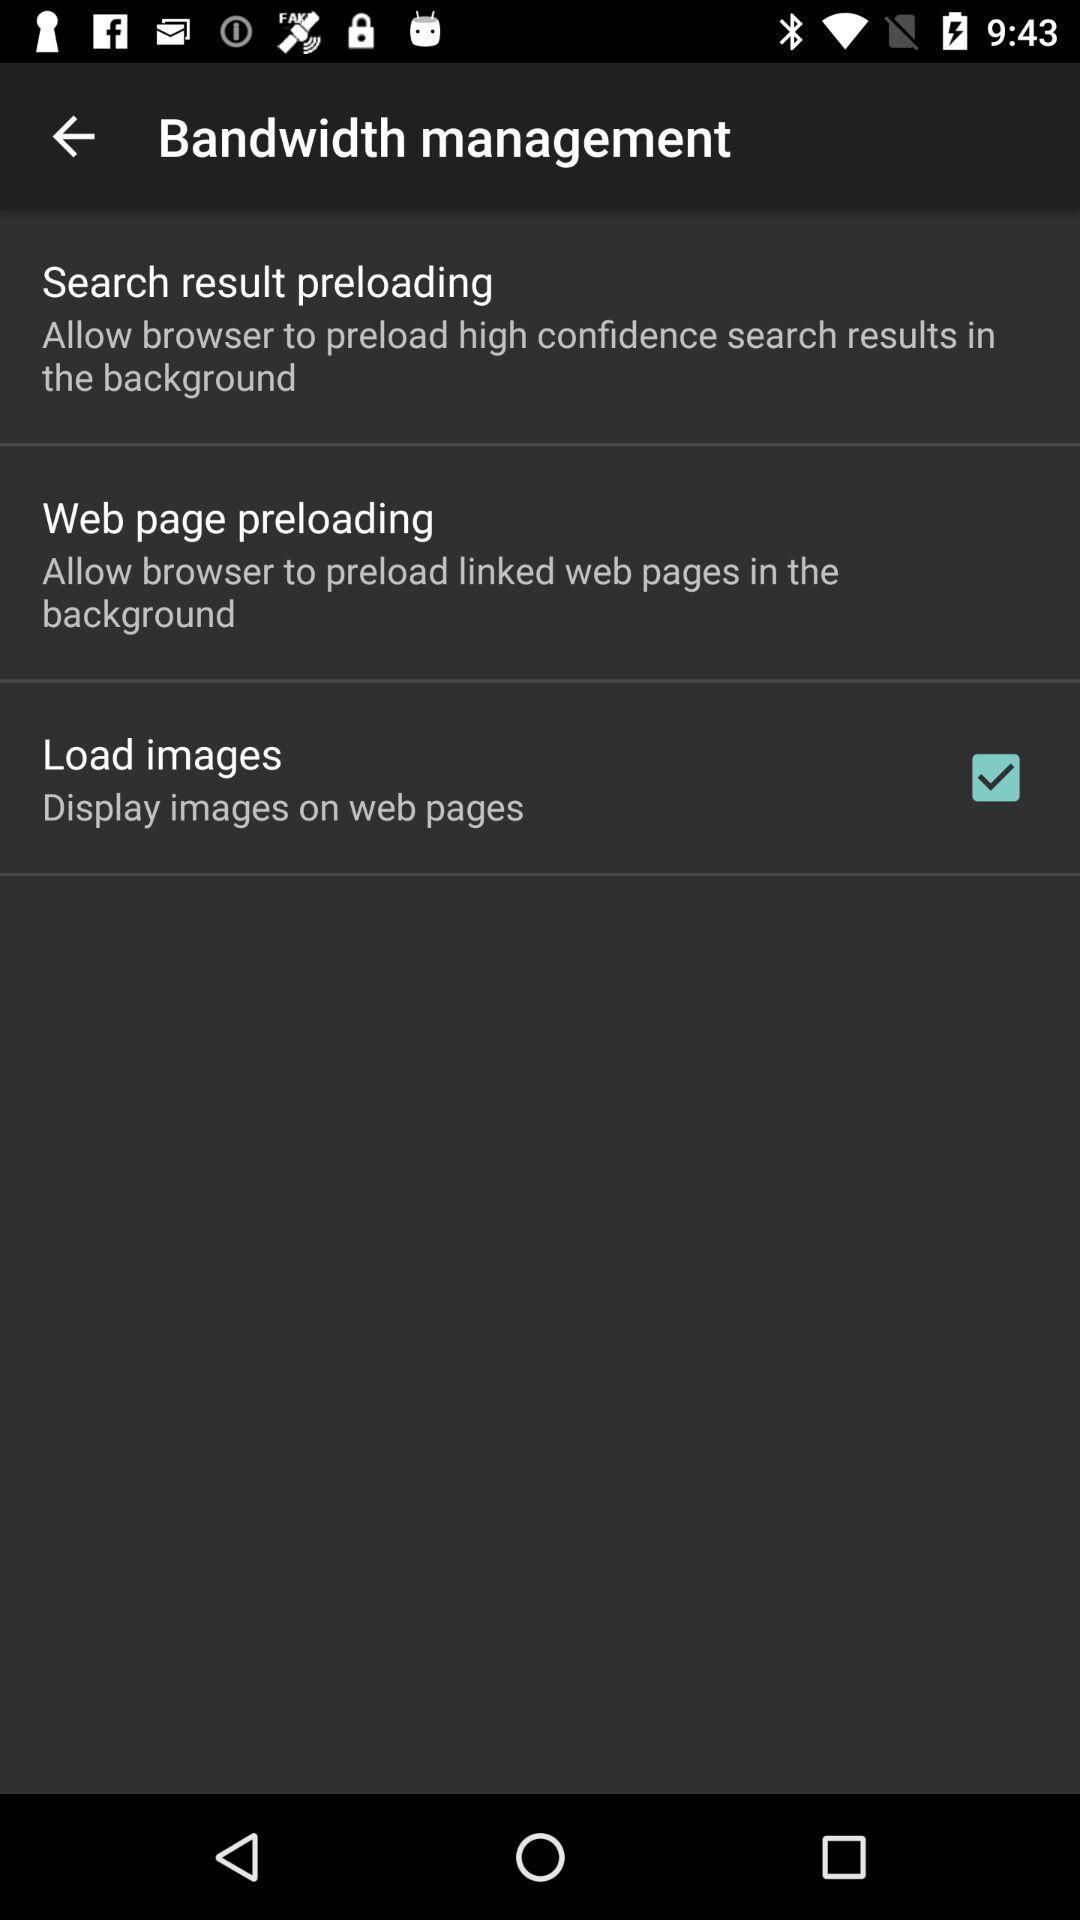 The width and height of the screenshot is (1080, 1920). Describe the element at coordinates (72, 135) in the screenshot. I see `icon to the left of bandwidth management app` at that location.